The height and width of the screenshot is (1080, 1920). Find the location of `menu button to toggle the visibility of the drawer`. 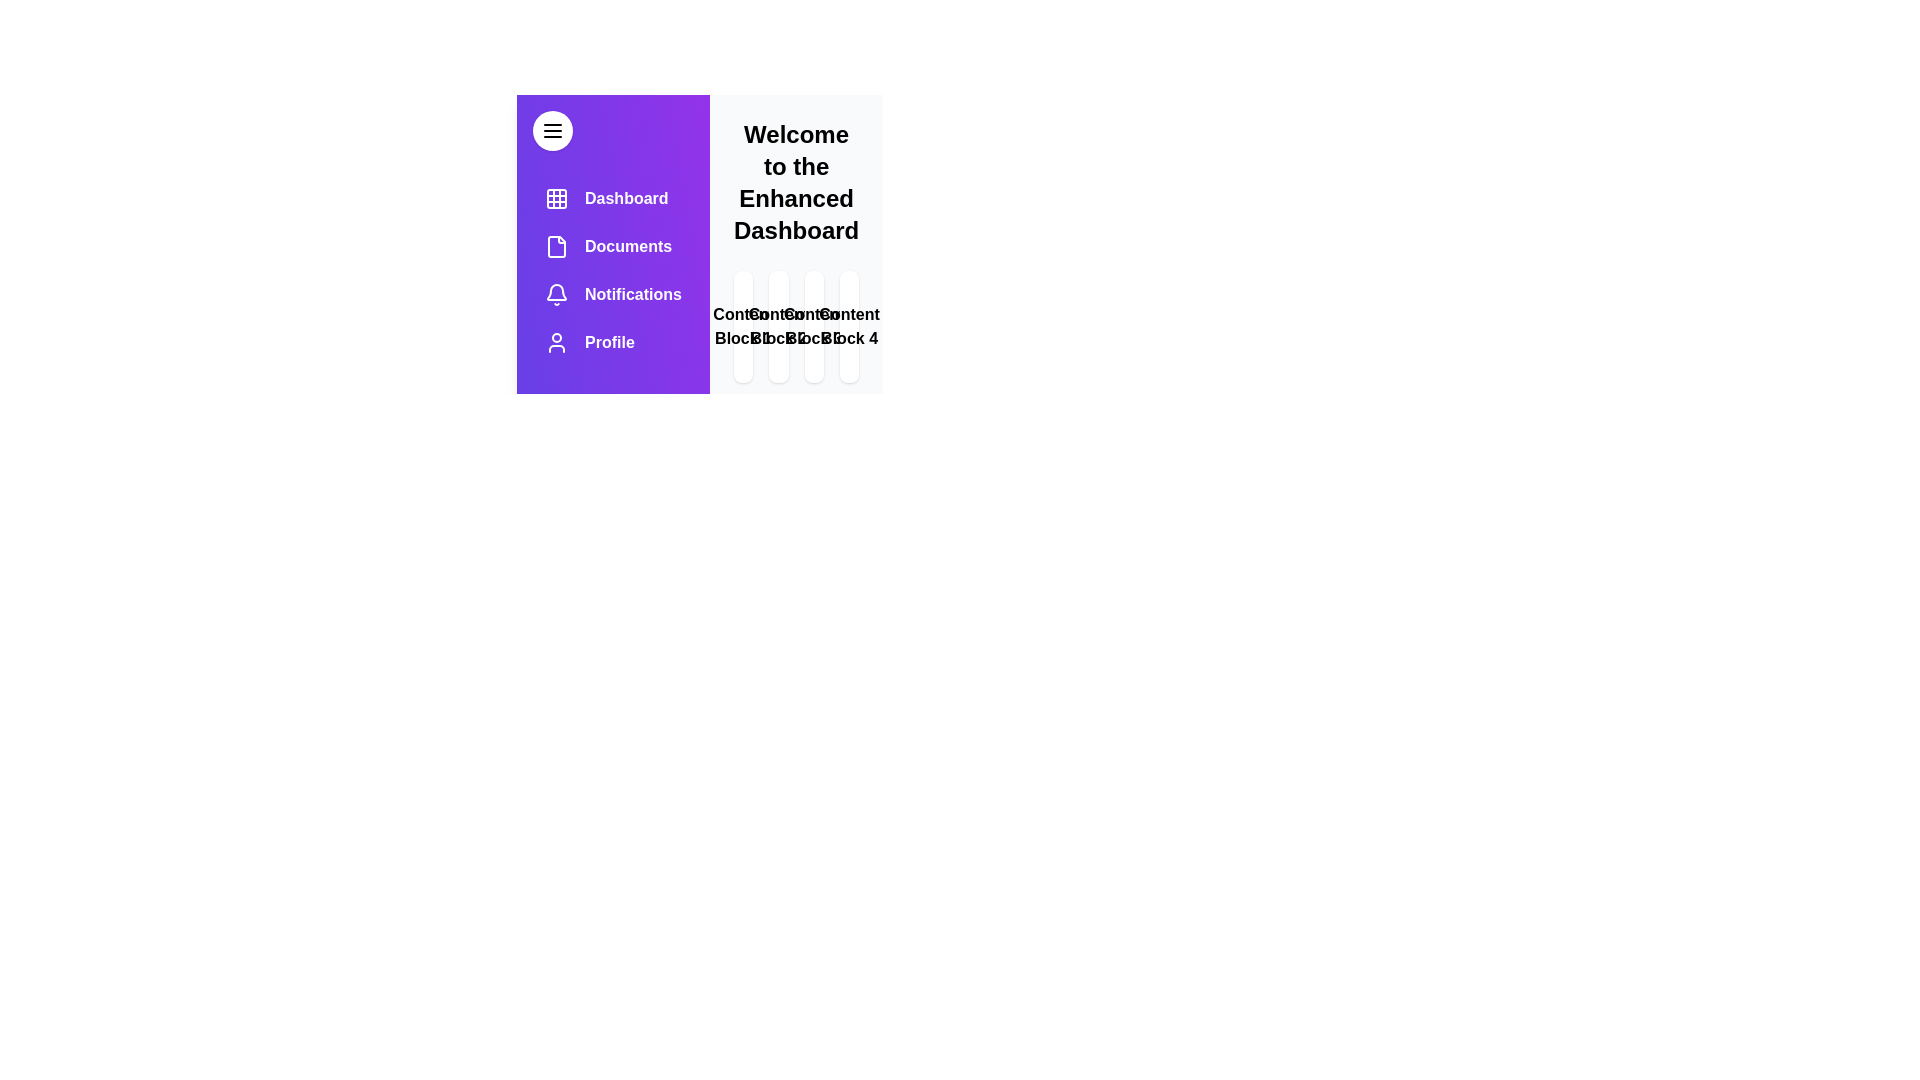

menu button to toggle the visibility of the drawer is located at coordinates (552, 131).